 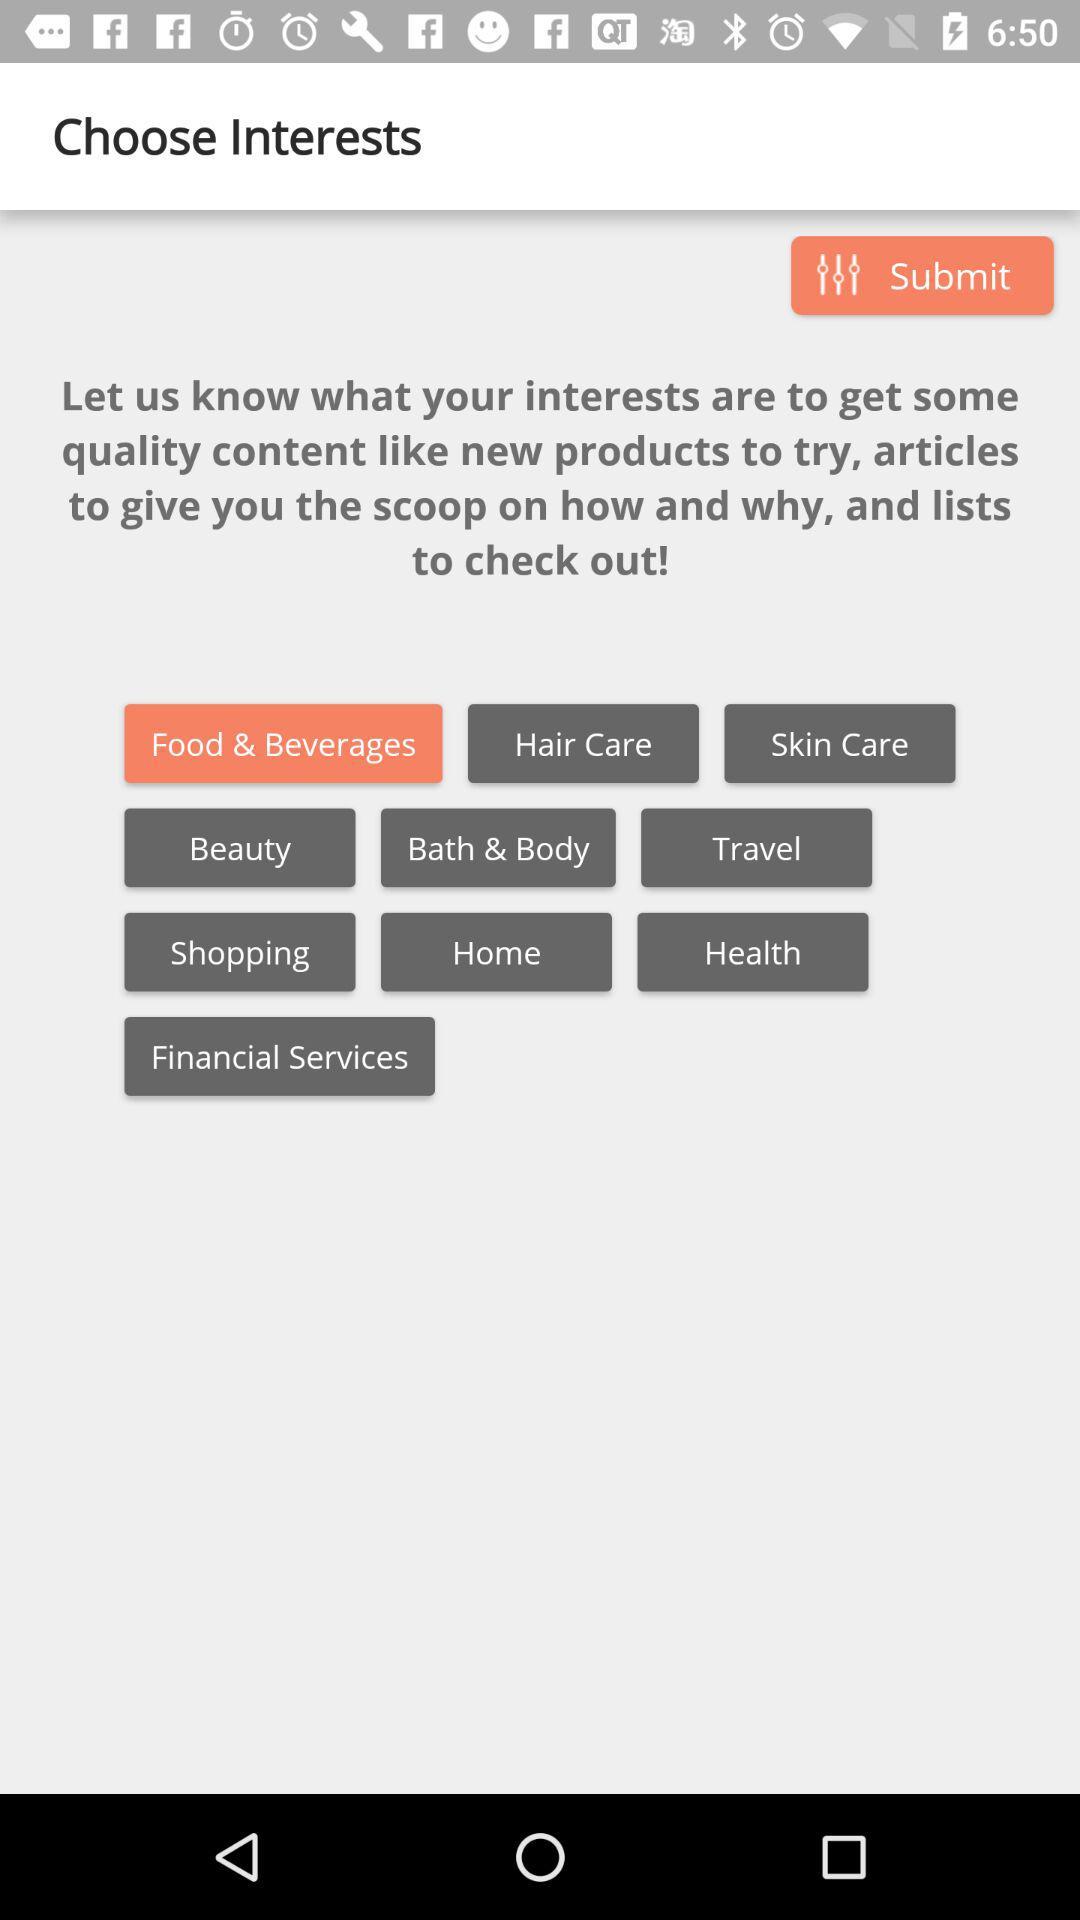 What do you see at coordinates (756, 847) in the screenshot?
I see `travel` at bounding box center [756, 847].